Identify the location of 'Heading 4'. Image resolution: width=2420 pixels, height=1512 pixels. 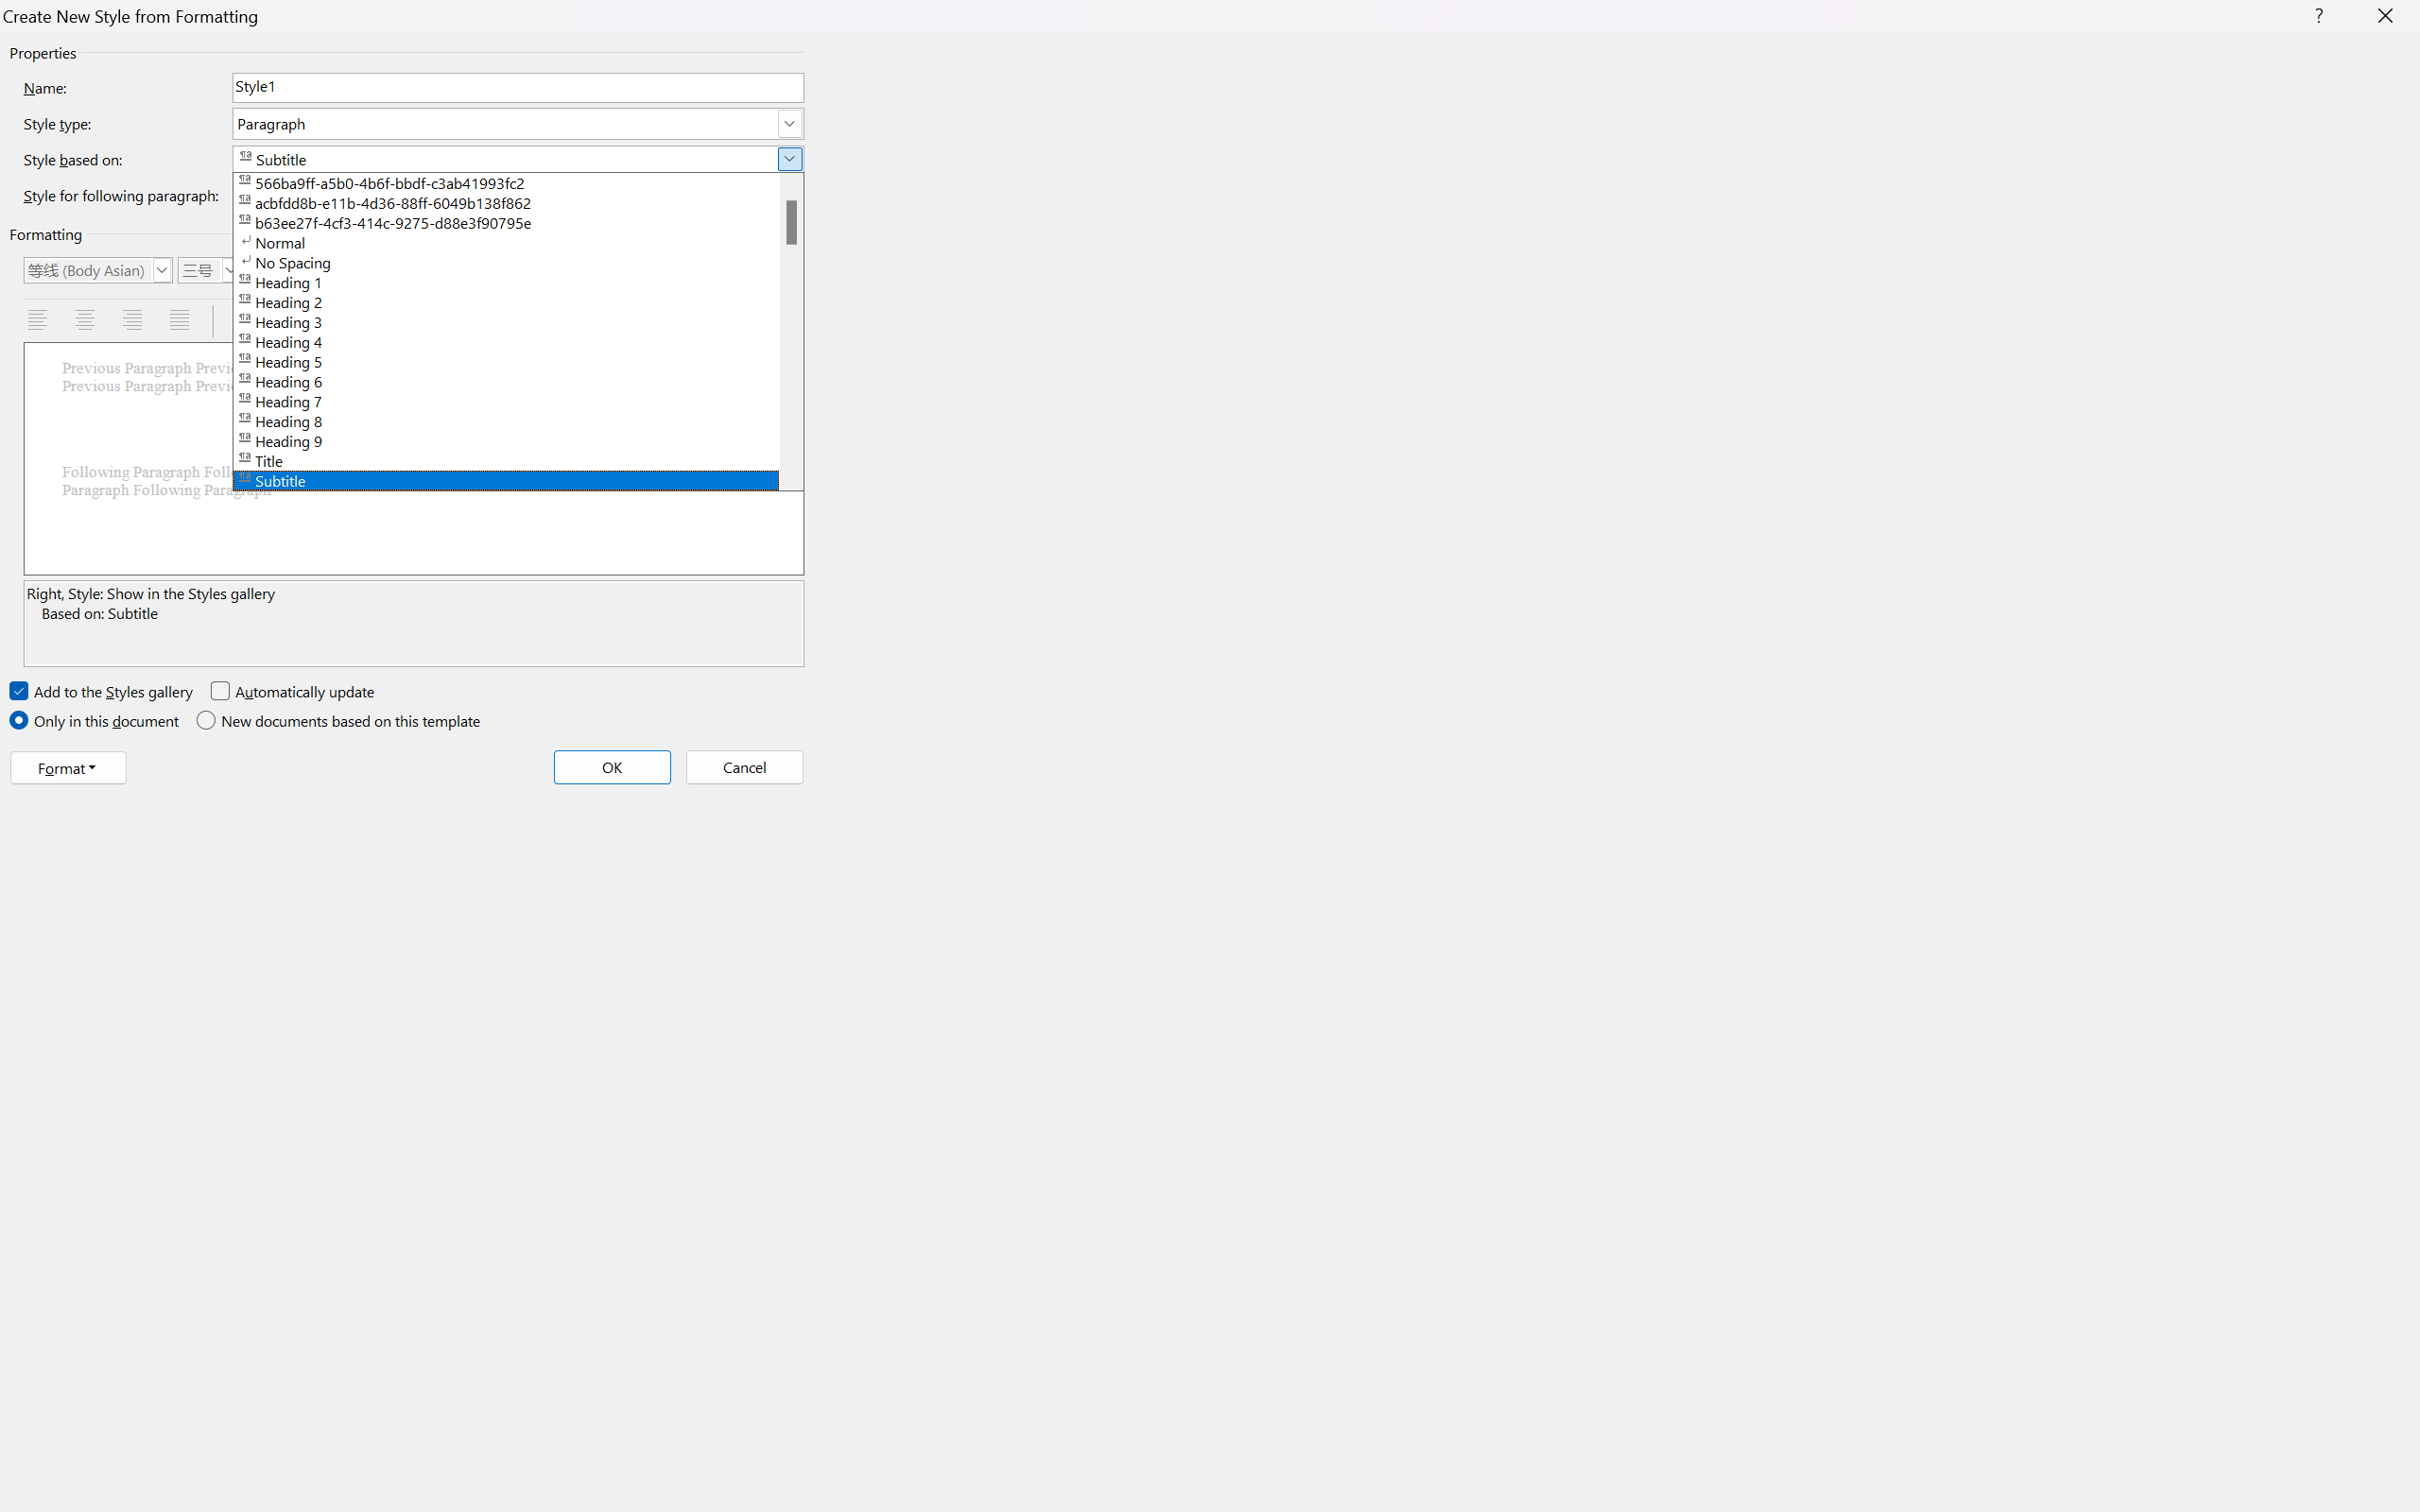
(516, 340).